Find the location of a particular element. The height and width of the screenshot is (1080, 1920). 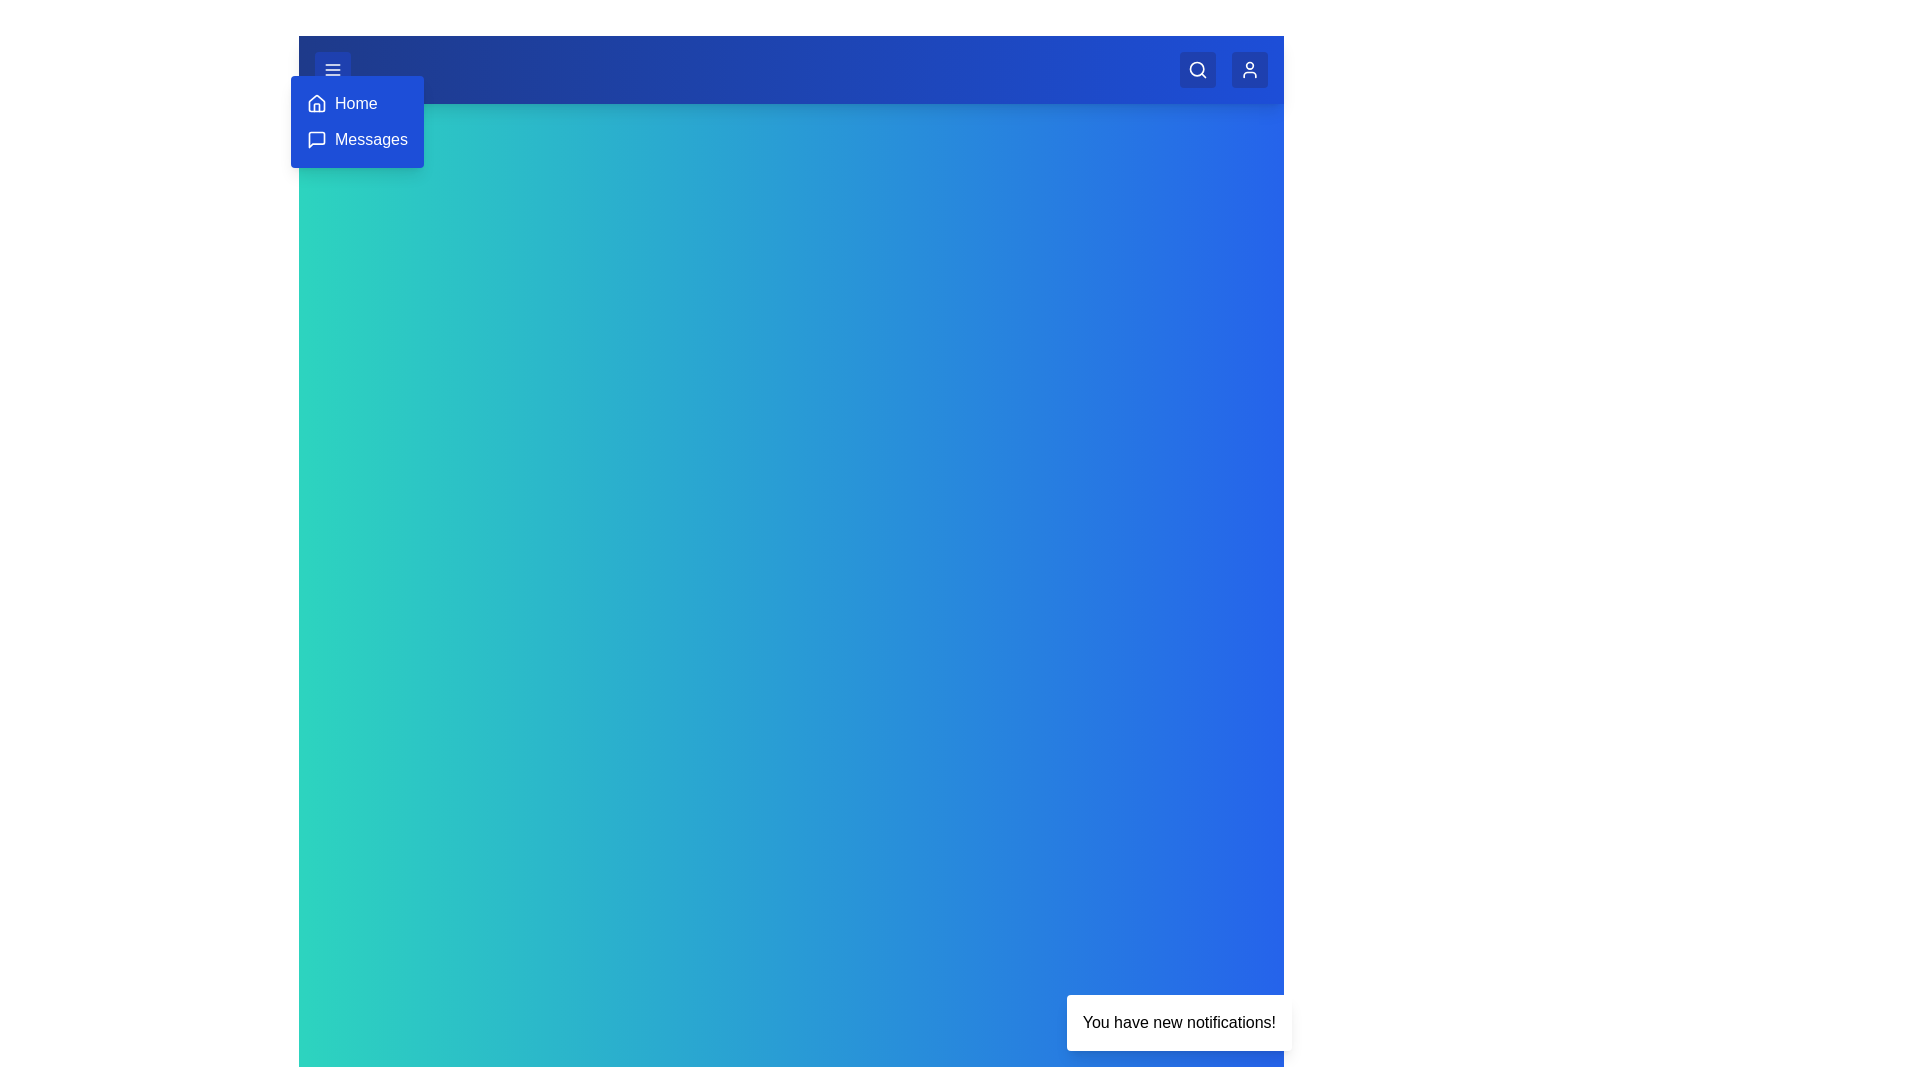

the search button in the app bar to initiate a search is located at coordinates (1198, 68).